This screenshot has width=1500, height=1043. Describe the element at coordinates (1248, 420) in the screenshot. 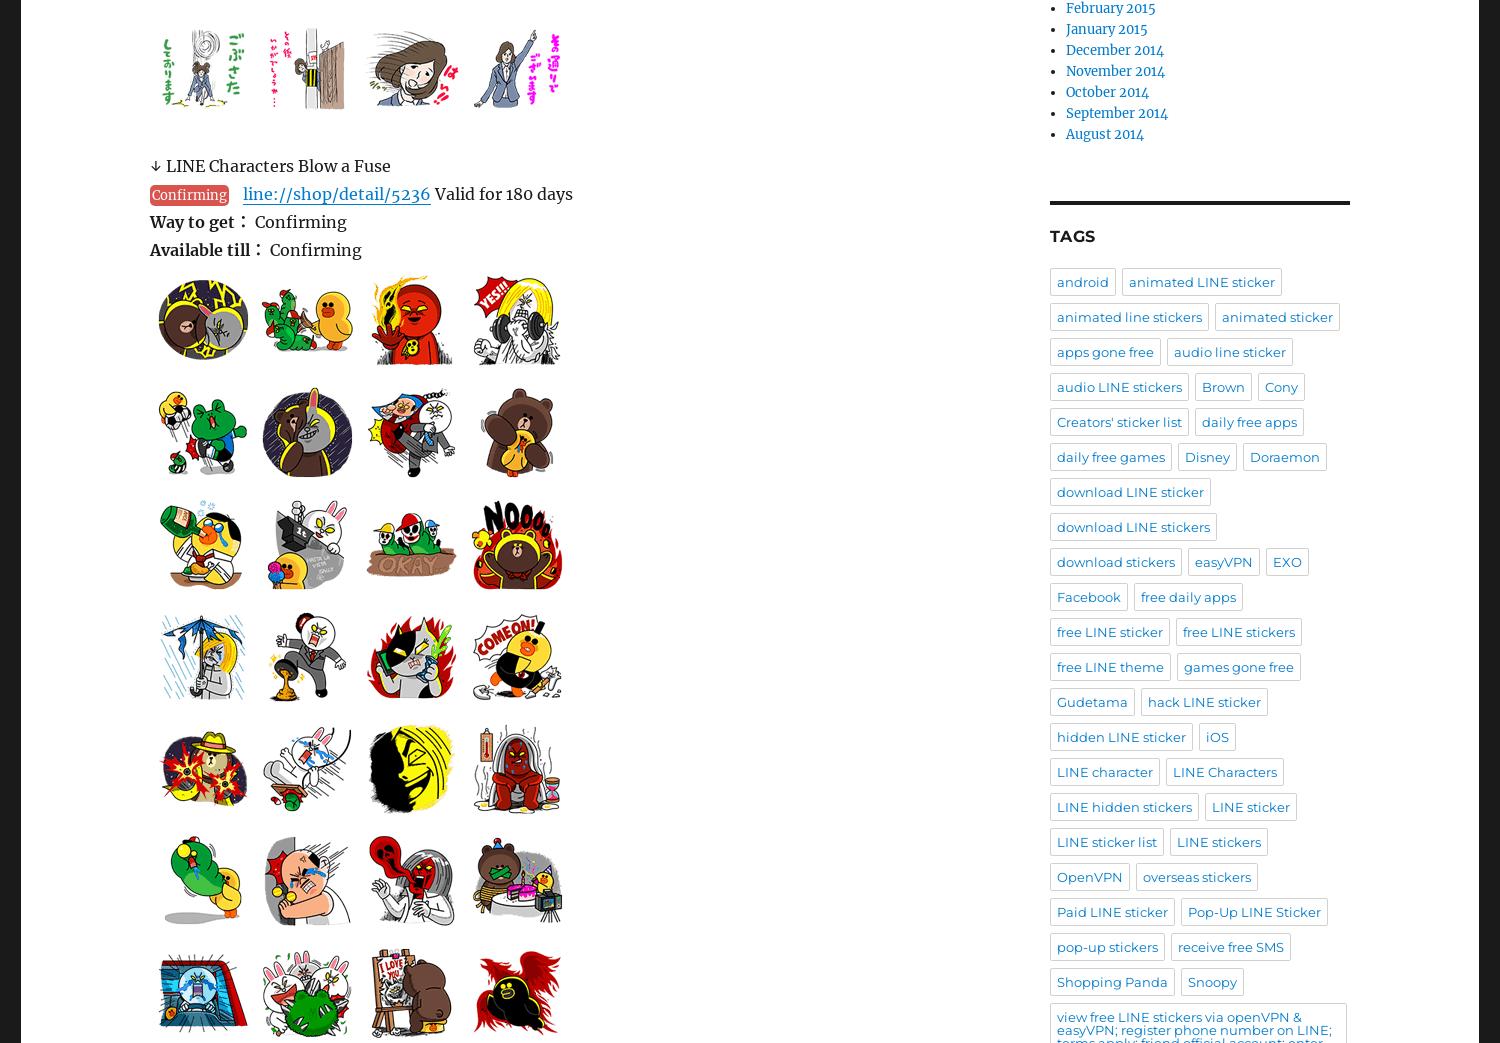

I see `'daily free apps'` at that location.